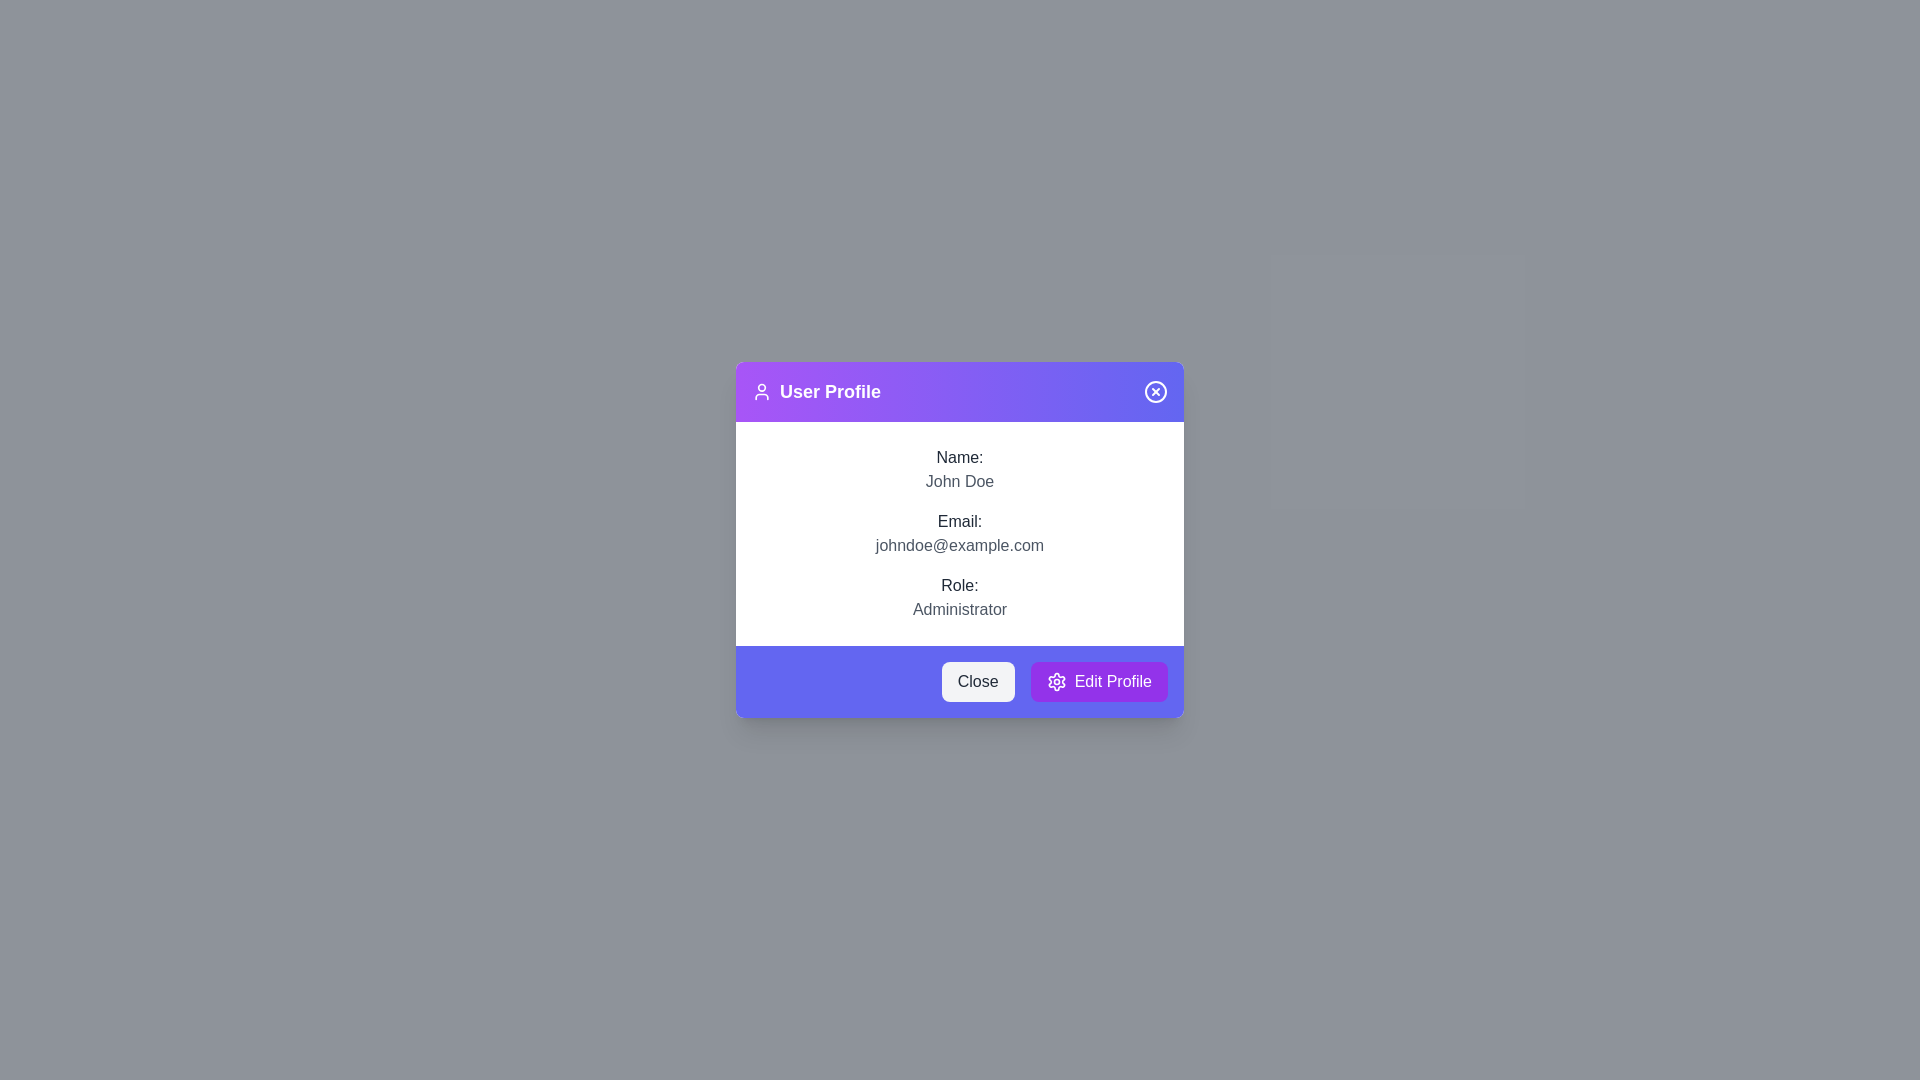 Image resolution: width=1920 pixels, height=1080 pixels. Describe the element at coordinates (960, 596) in the screenshot. I see `the static text field displaying 'Administrator', which is positioned below the 'Email: johndoe@example.com' entry in the user information card` at that location.